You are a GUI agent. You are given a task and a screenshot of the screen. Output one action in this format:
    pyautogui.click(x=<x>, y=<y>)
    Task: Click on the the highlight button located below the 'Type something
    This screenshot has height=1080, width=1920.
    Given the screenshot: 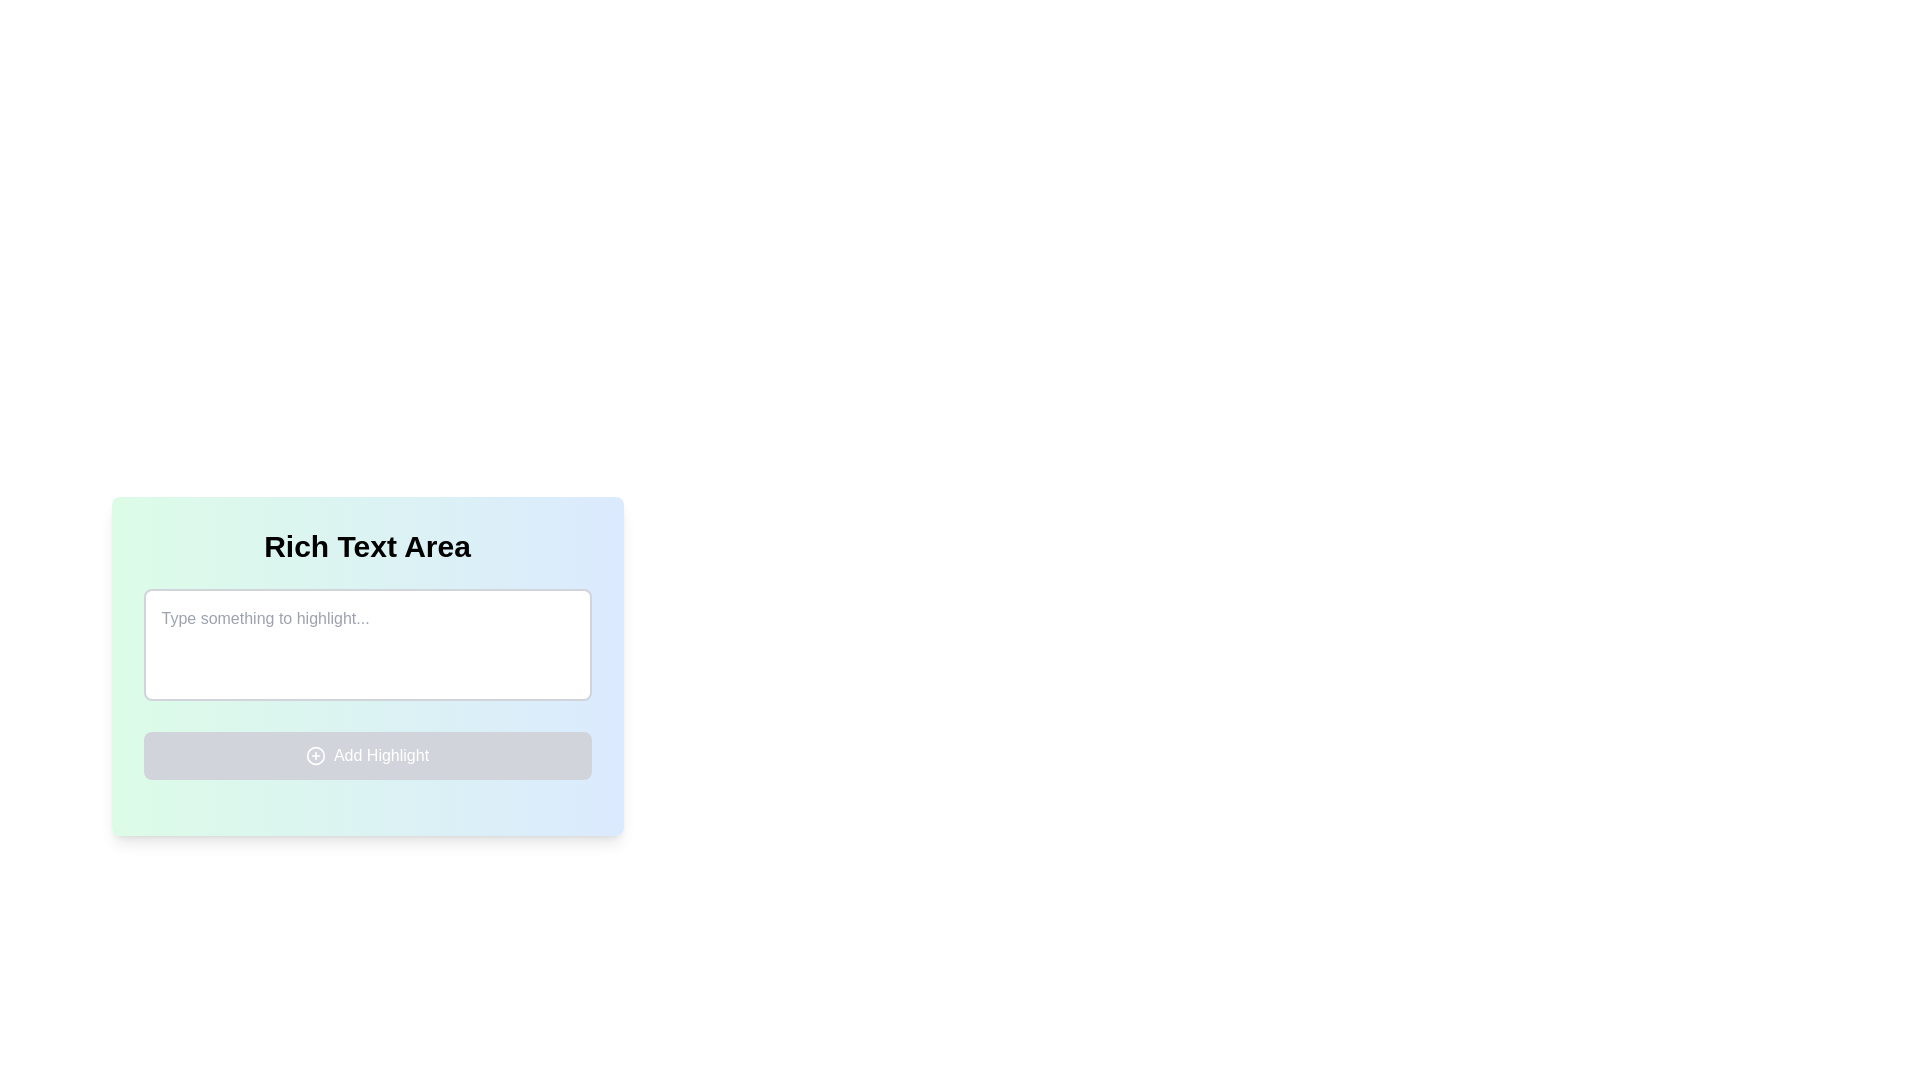 What is the action you would take?
    pyautogui.click(x=367, y=756)
    